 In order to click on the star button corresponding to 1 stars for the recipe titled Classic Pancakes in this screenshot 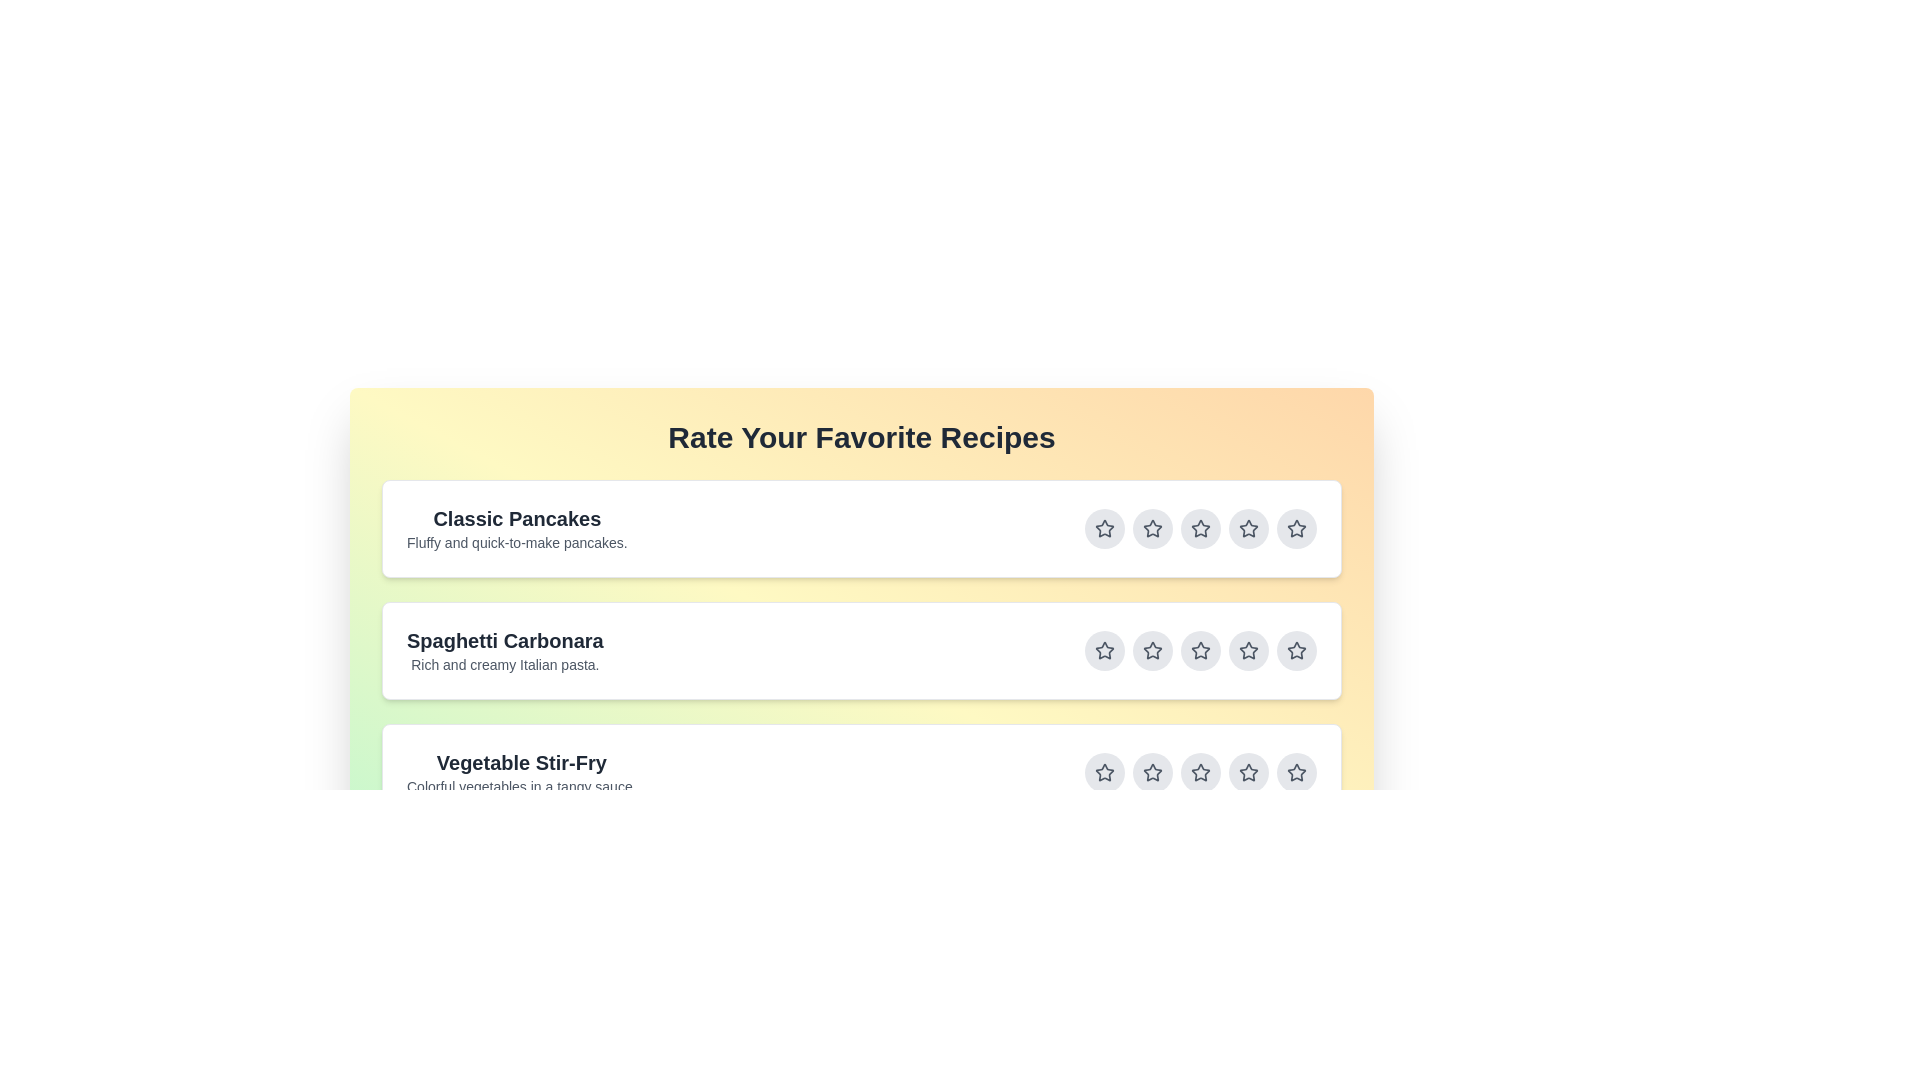, I will do `click(1103, 527)`.